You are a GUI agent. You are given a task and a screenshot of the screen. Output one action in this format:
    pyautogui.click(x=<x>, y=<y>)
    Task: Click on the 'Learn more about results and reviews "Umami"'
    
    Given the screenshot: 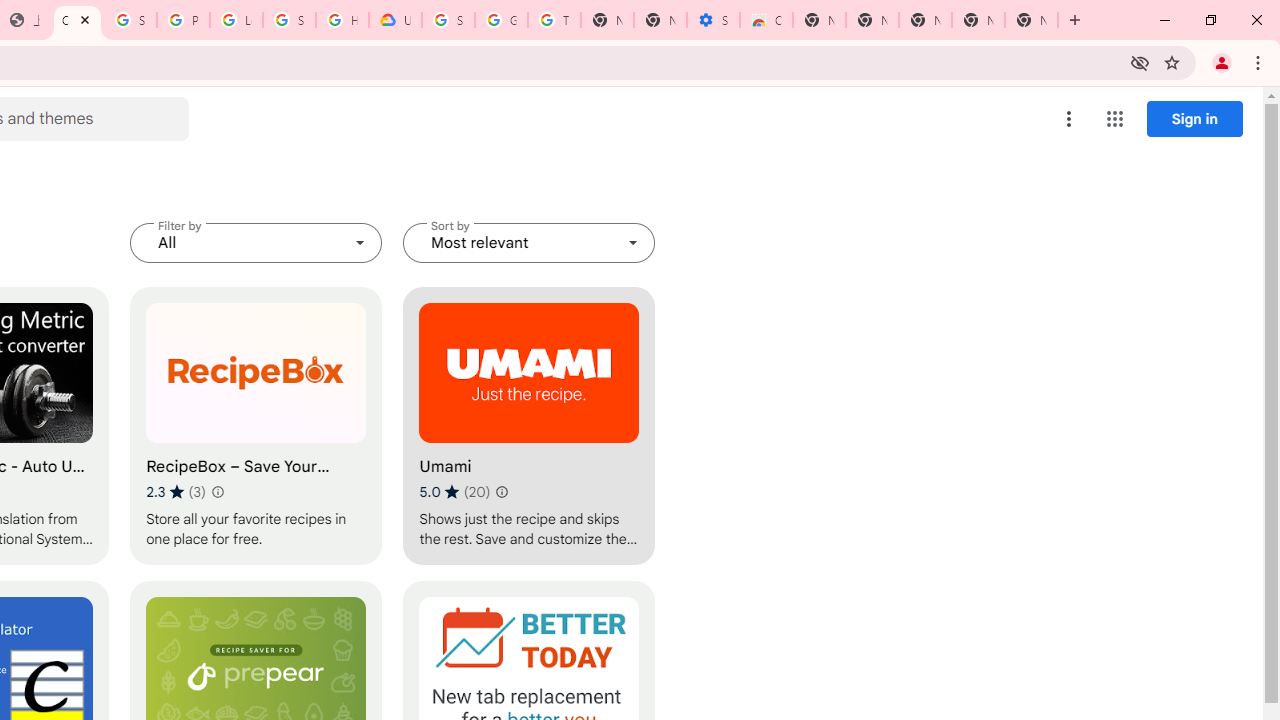 What is the action you would take?
    pyautogui.click(x=502, y=492)
    